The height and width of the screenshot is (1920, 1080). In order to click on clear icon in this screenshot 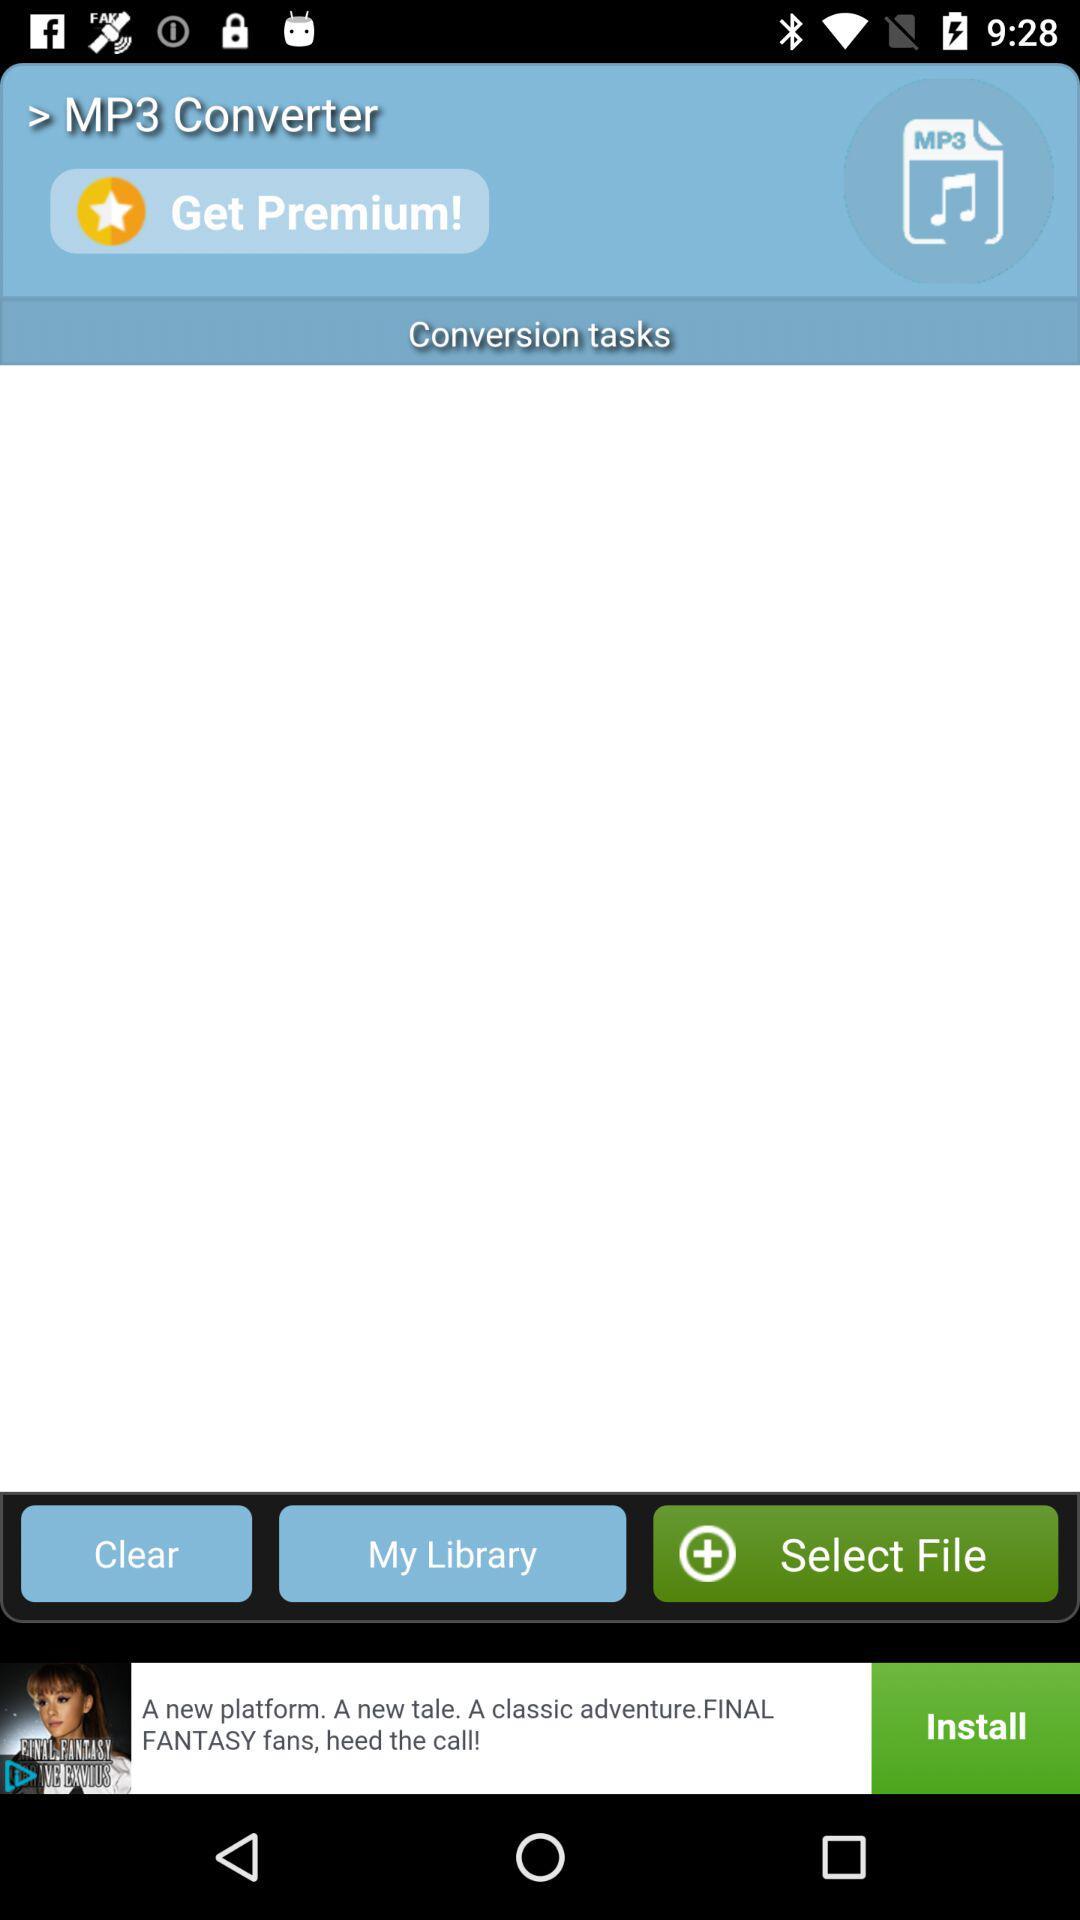, I will do `click(135, 1552)`.